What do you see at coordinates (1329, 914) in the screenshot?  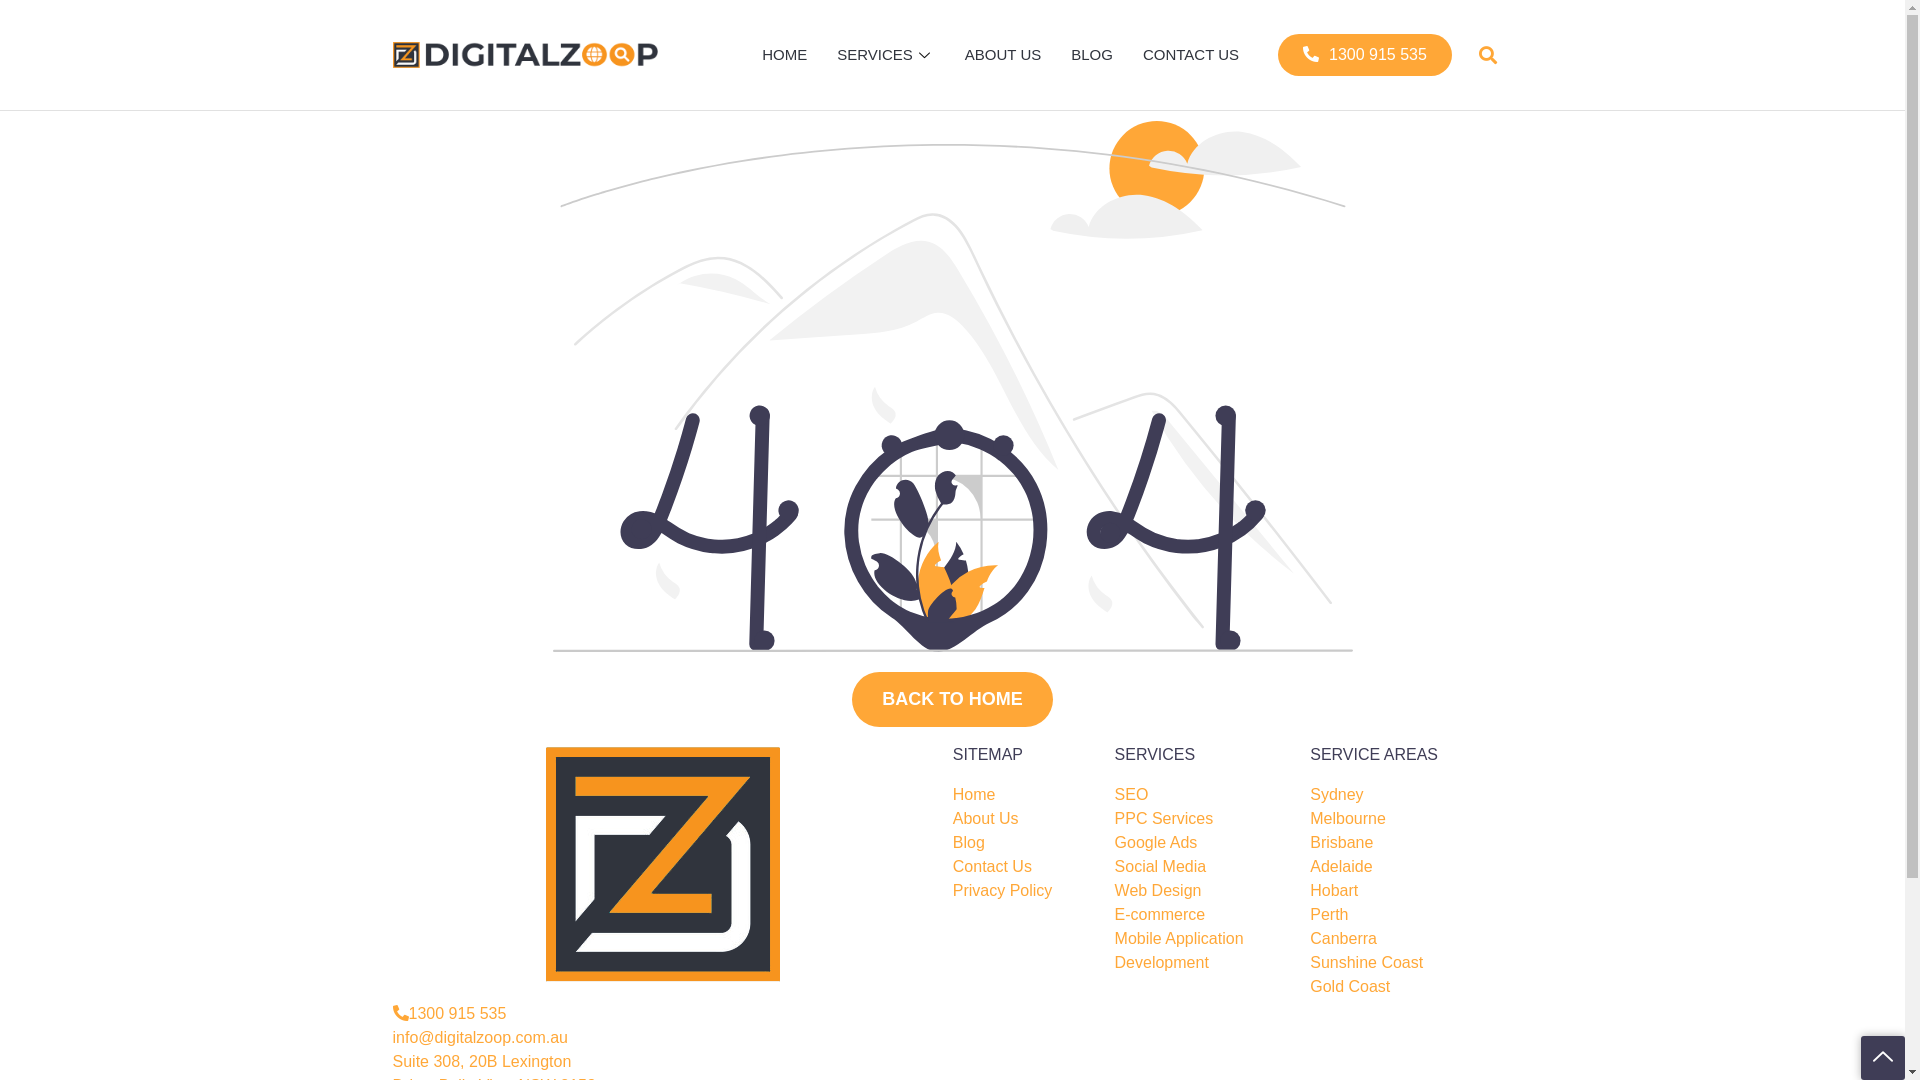 I see `'Perth'` at bounding box center [1329, 914].